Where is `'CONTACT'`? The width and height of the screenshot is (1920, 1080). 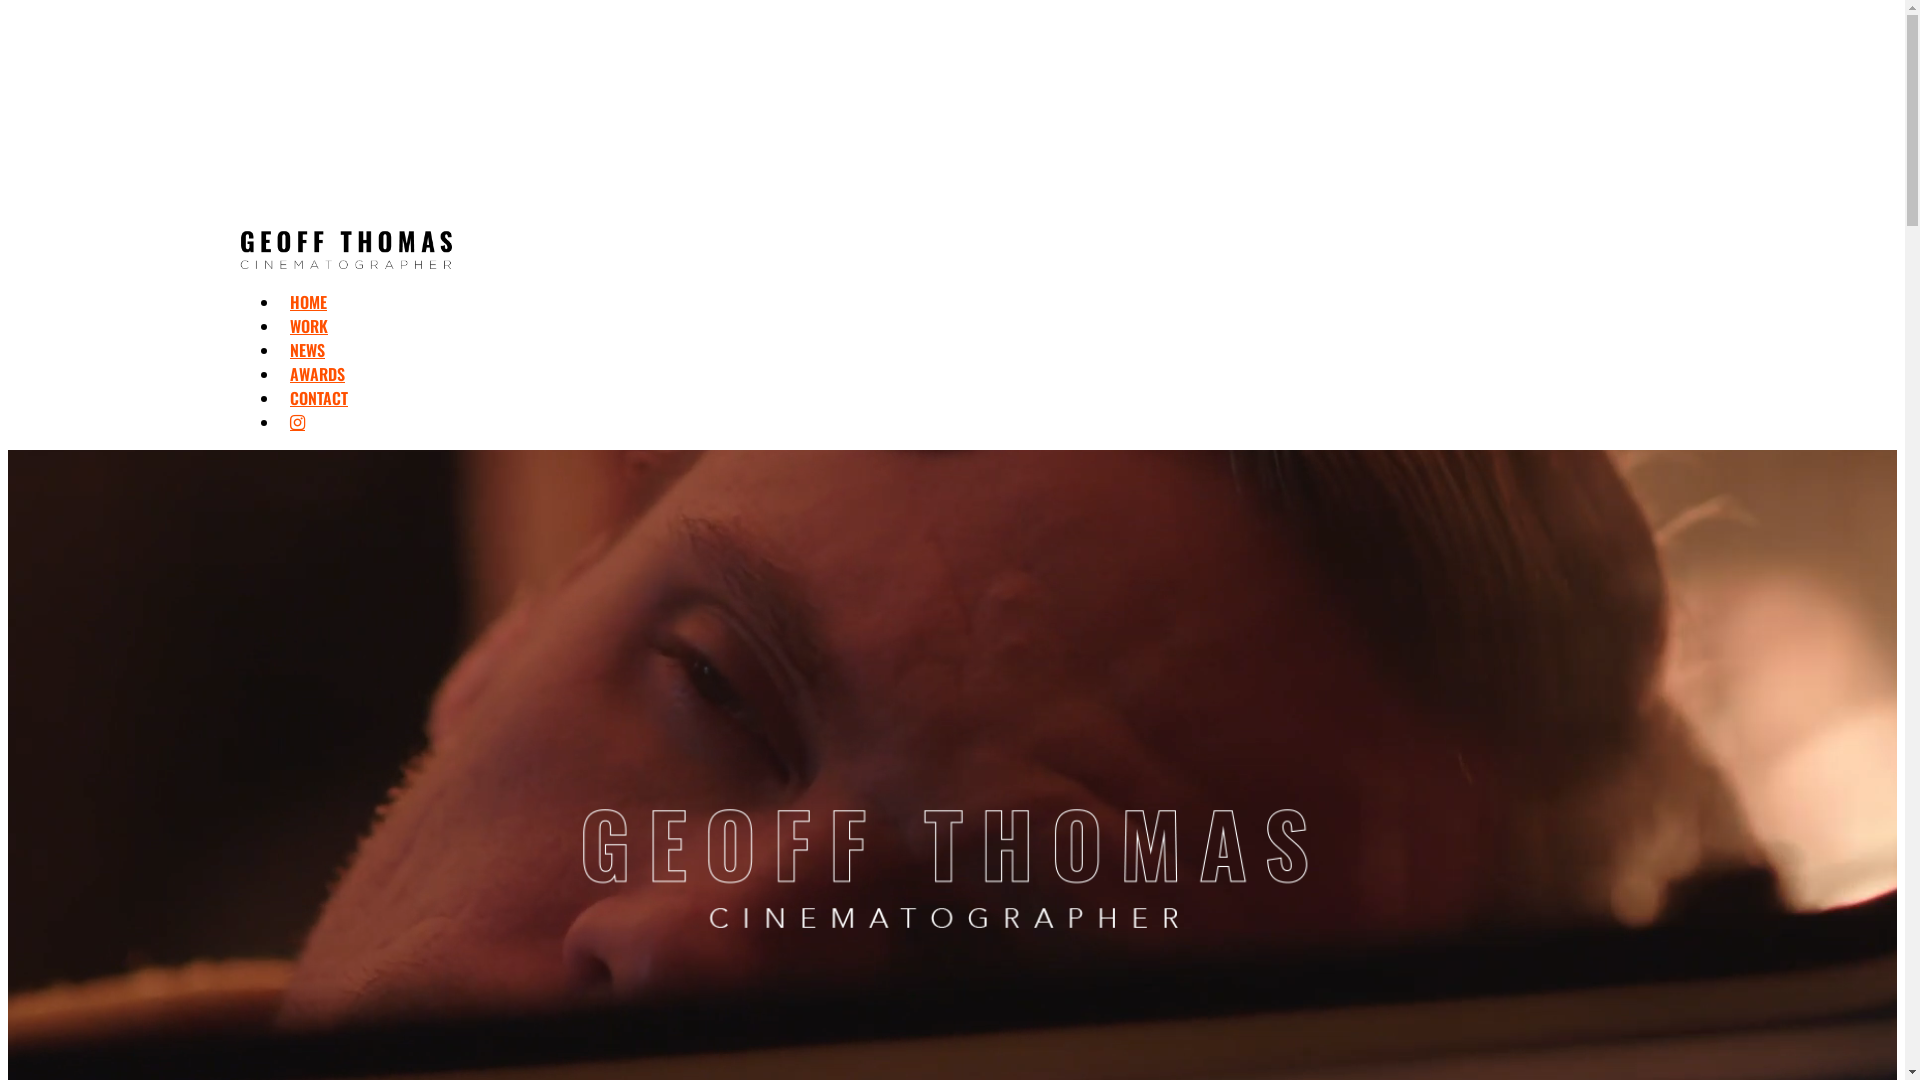 'CONTACT' is located at coordinates (317, 397).